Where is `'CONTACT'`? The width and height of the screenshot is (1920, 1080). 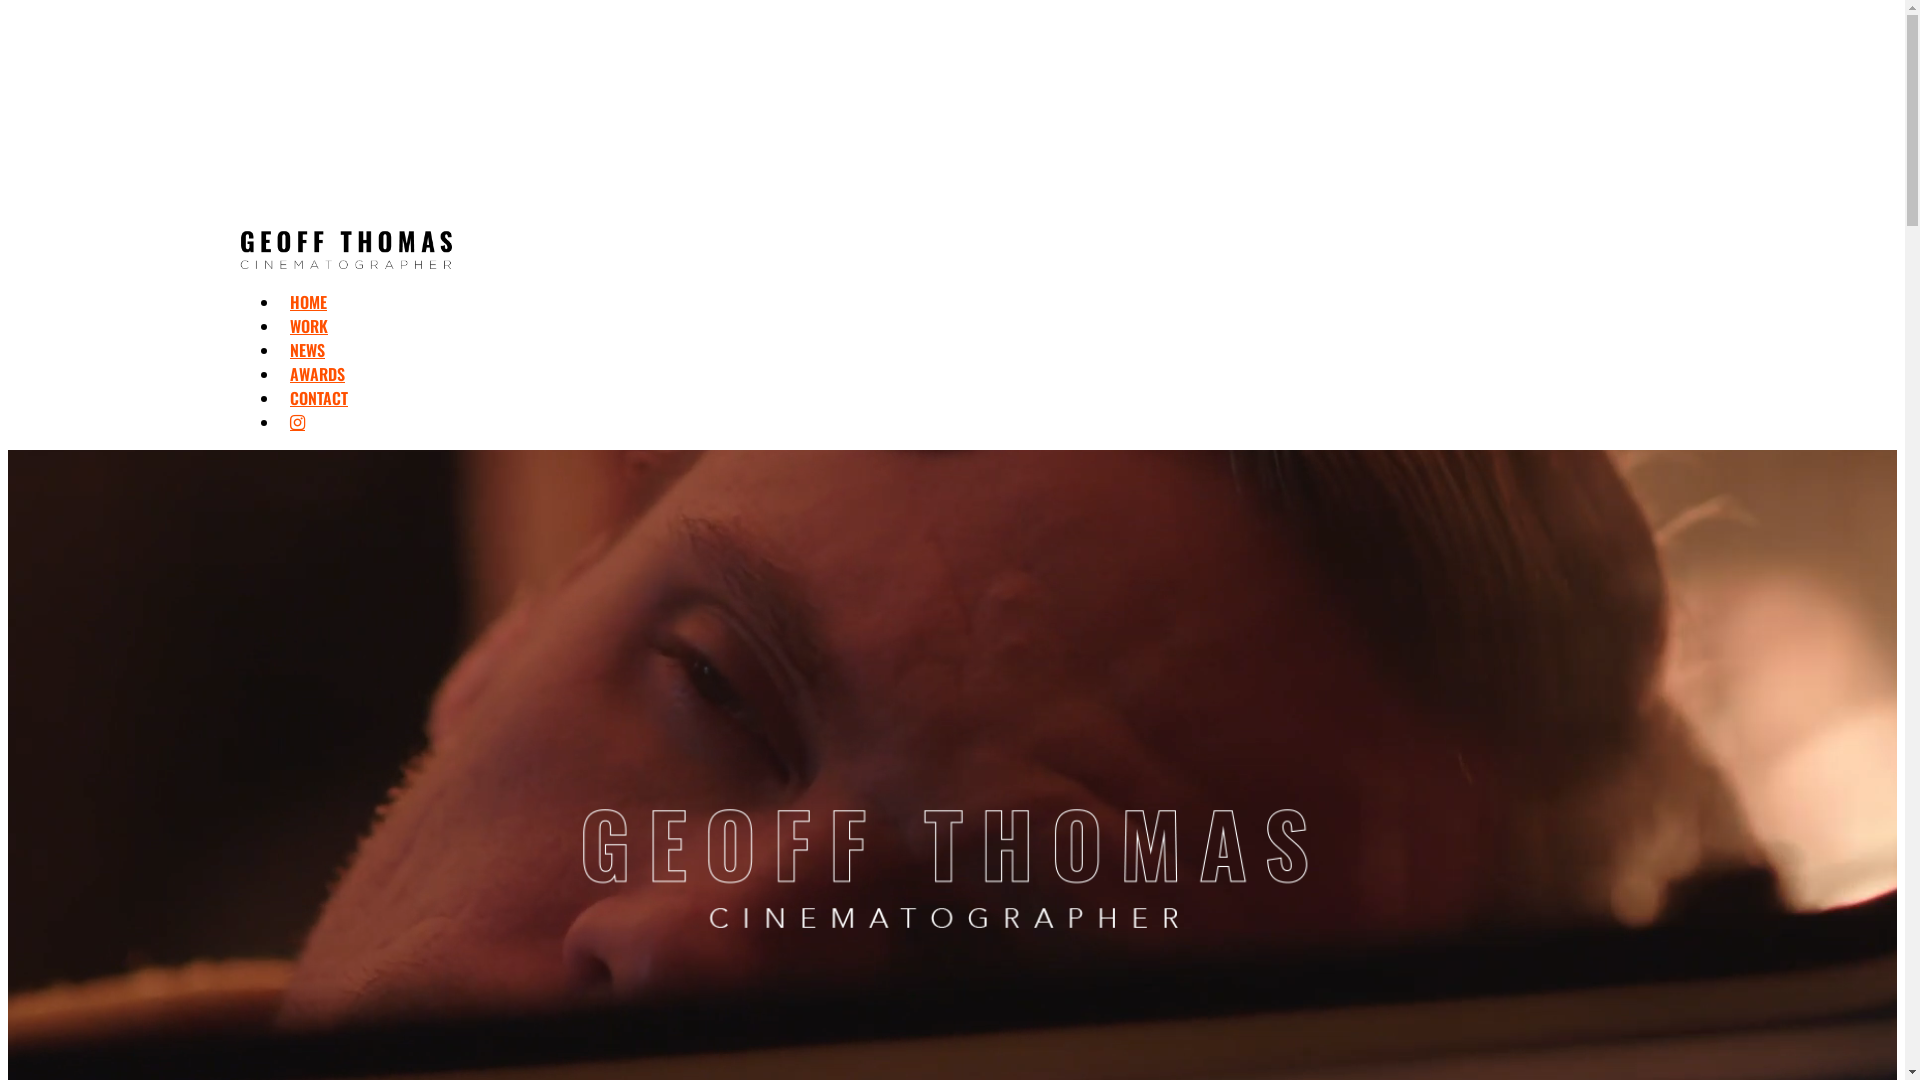 'CONTACT' is located at coordinates (317, 397).